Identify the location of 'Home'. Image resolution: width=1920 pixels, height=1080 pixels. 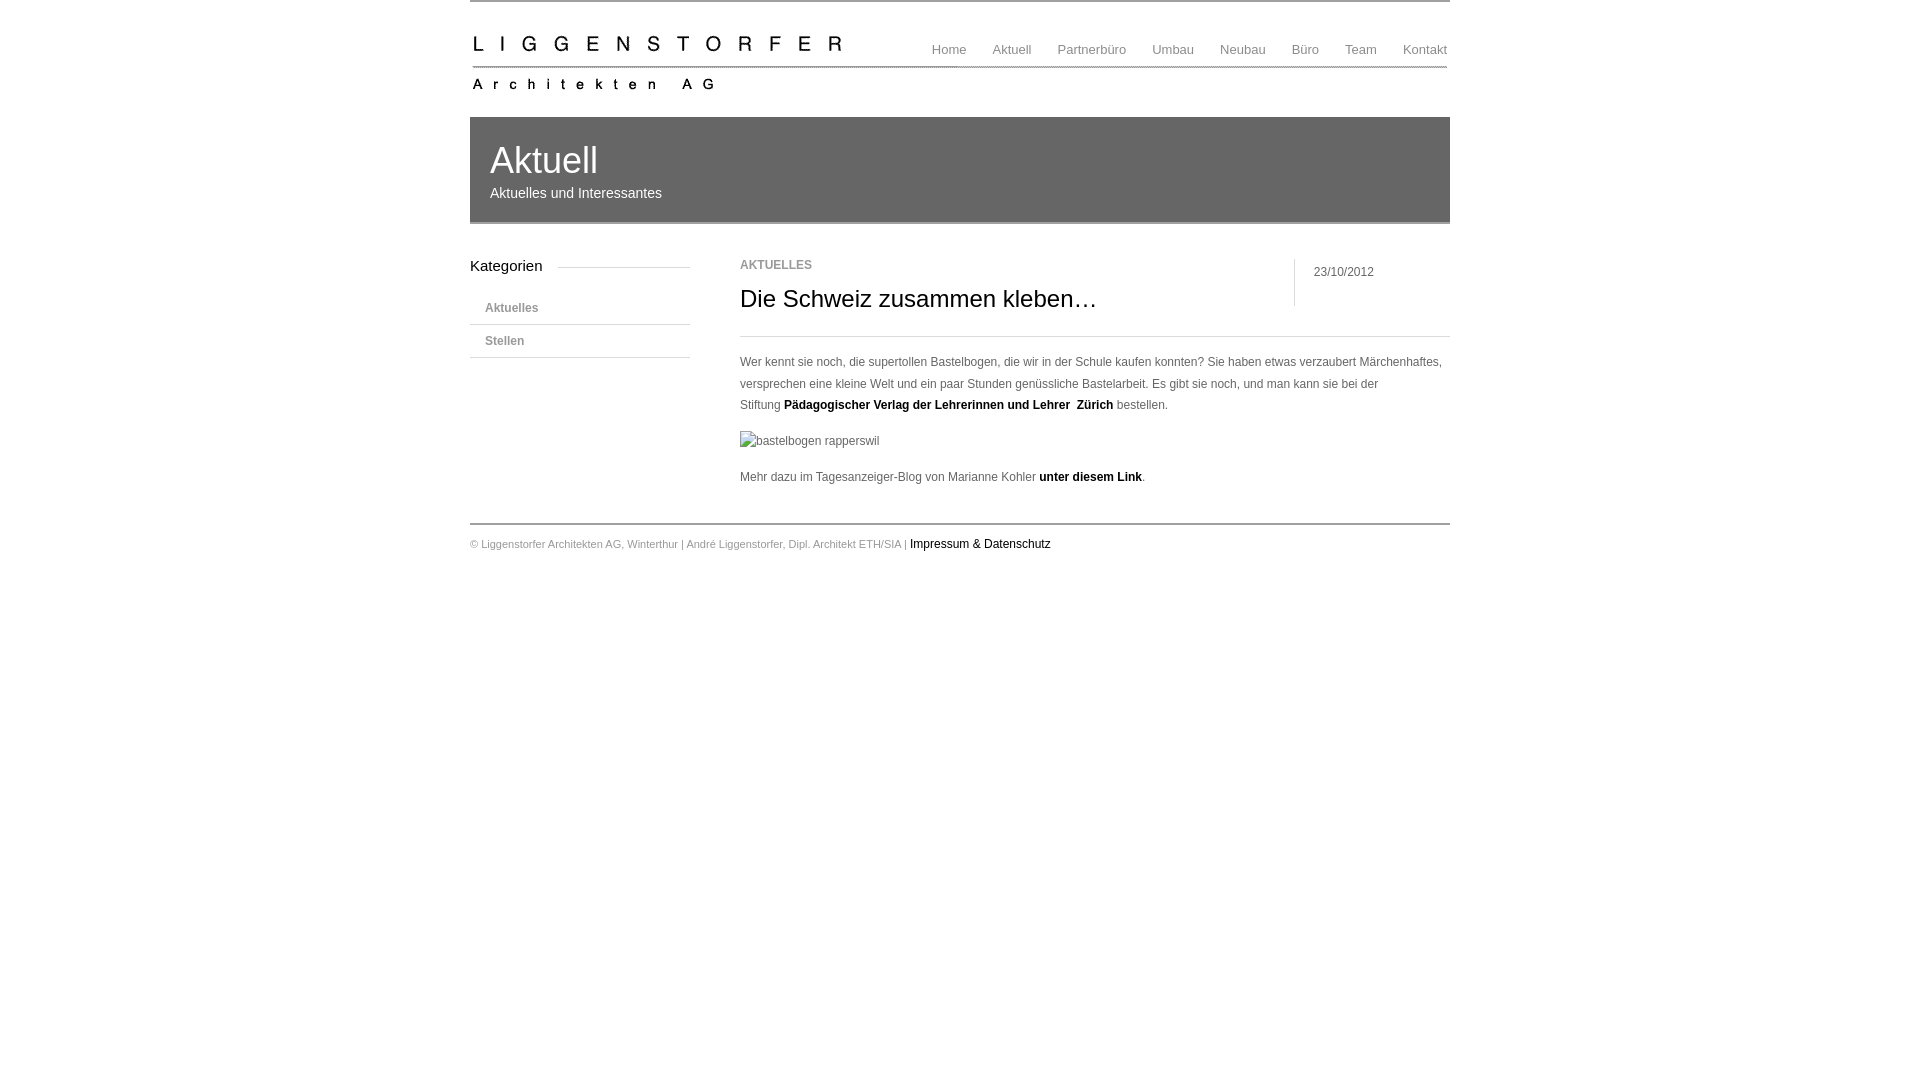
(948, 33).